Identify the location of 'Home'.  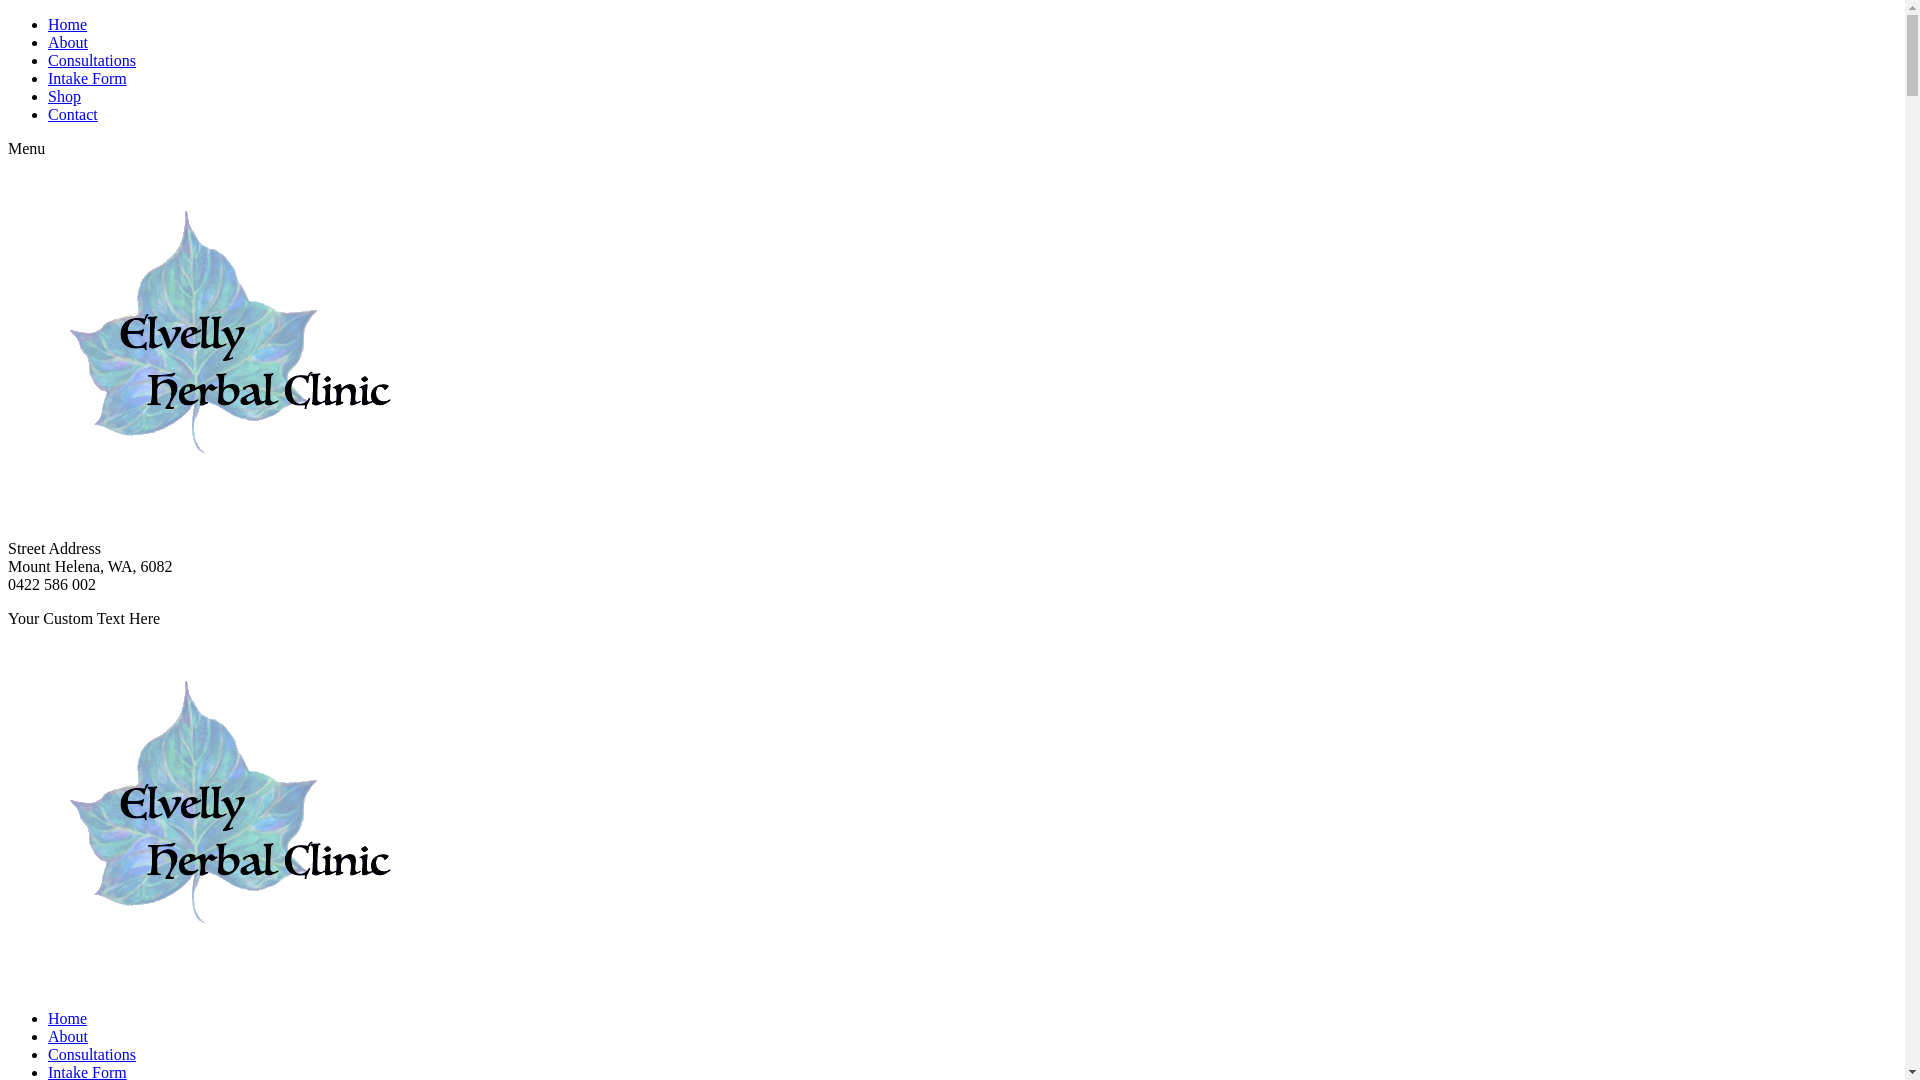
(67, 1018).